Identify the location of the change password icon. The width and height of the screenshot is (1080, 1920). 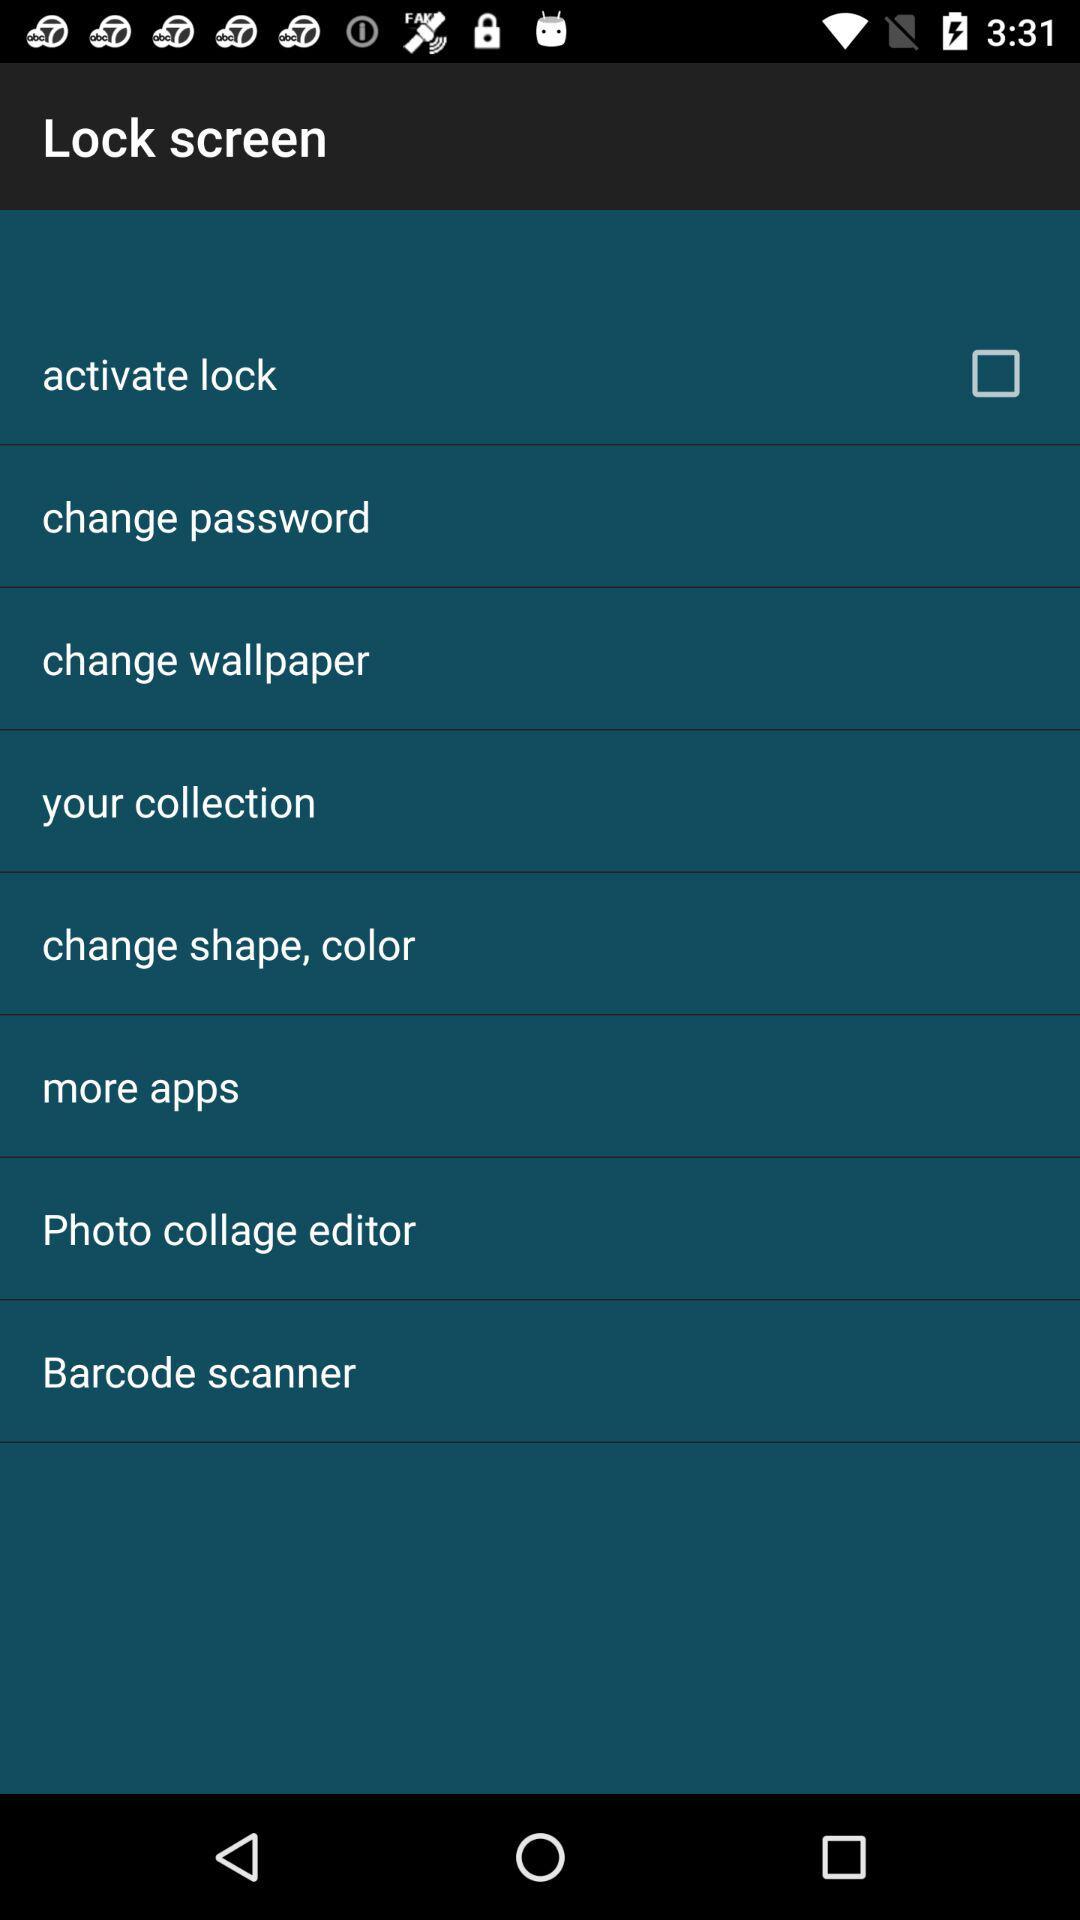
(206, 515).